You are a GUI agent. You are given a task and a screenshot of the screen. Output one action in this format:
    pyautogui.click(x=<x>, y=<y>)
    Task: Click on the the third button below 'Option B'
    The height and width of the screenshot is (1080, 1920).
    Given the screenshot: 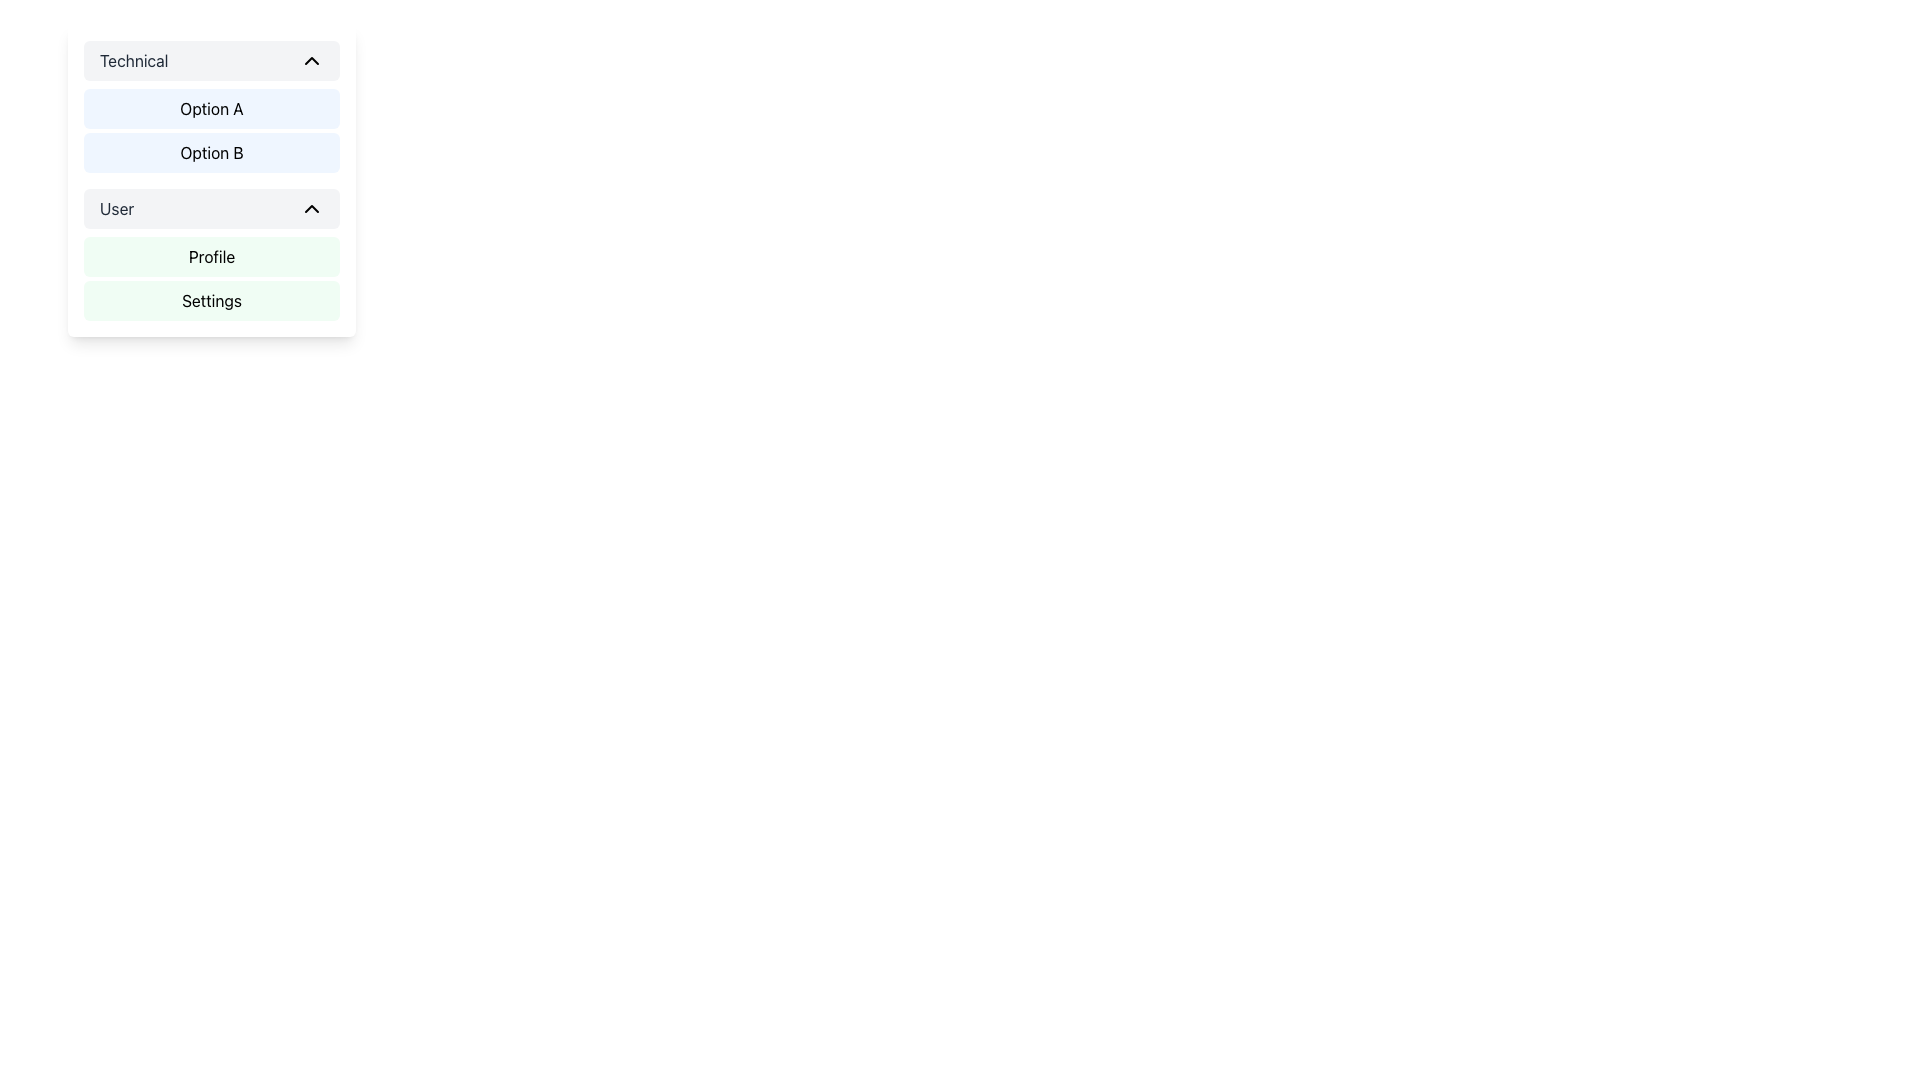 What is the action you would take?
    pyautogui.click(x=211, y=208)
    